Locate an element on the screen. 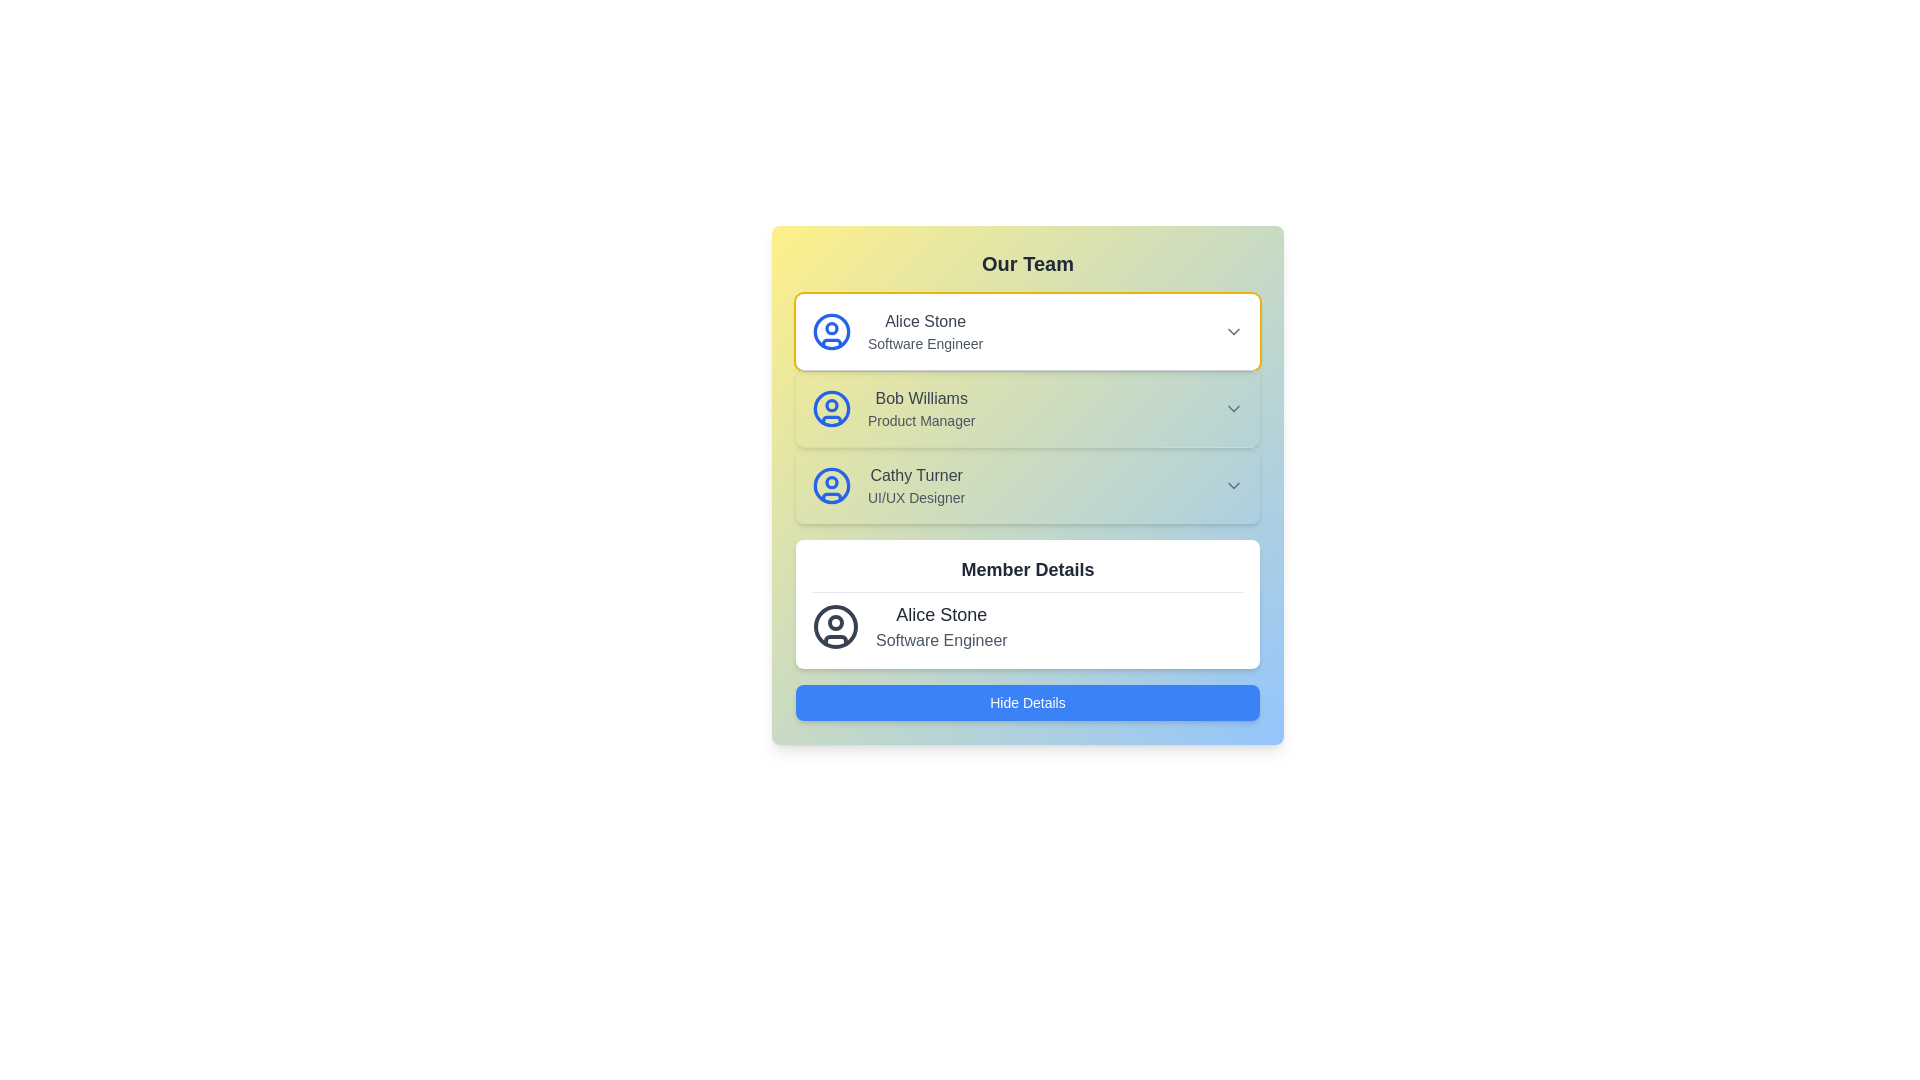 The height and width of the screenshot is (1080, 1920). the Text Display element showing 'Alice Stone' and 'Software Engineer' is located at coordinates (940, 626).